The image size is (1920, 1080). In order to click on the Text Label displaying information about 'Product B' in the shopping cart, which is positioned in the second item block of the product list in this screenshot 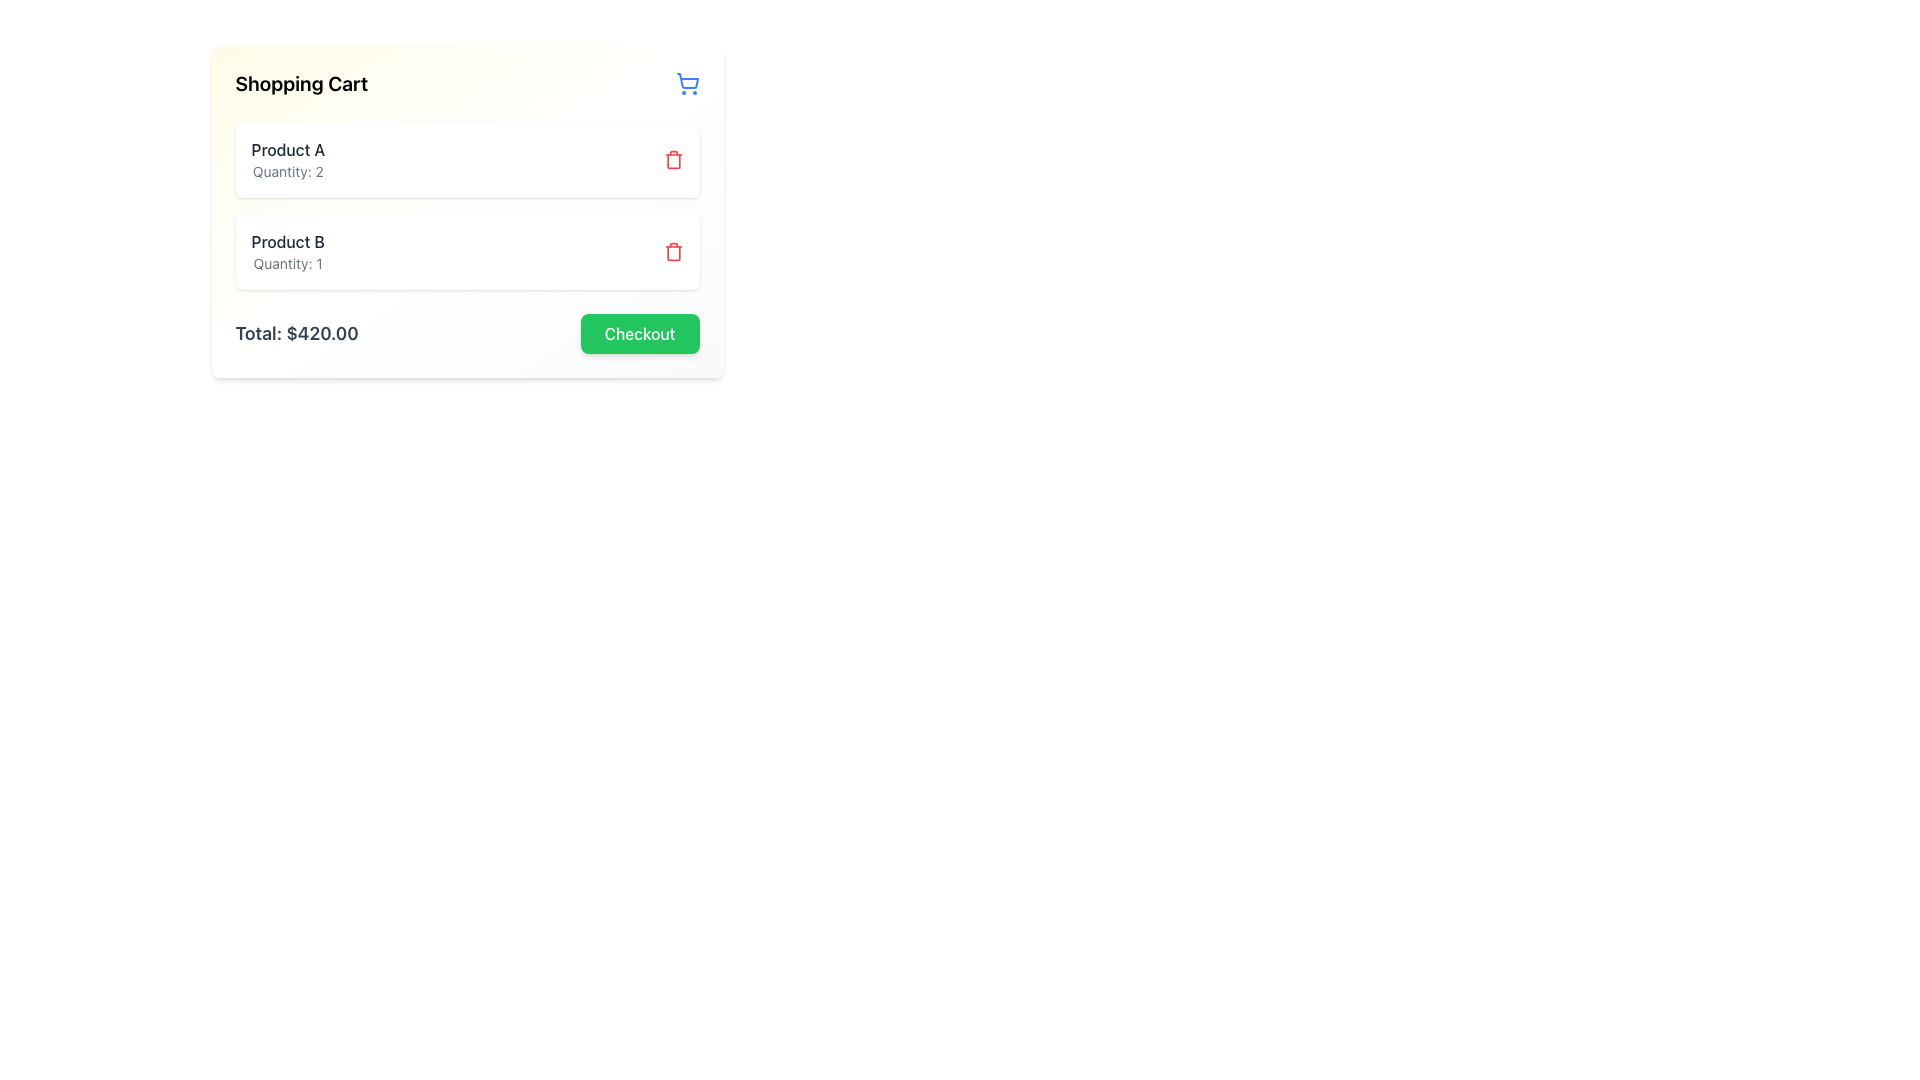, I will do `click(287, 250)`.